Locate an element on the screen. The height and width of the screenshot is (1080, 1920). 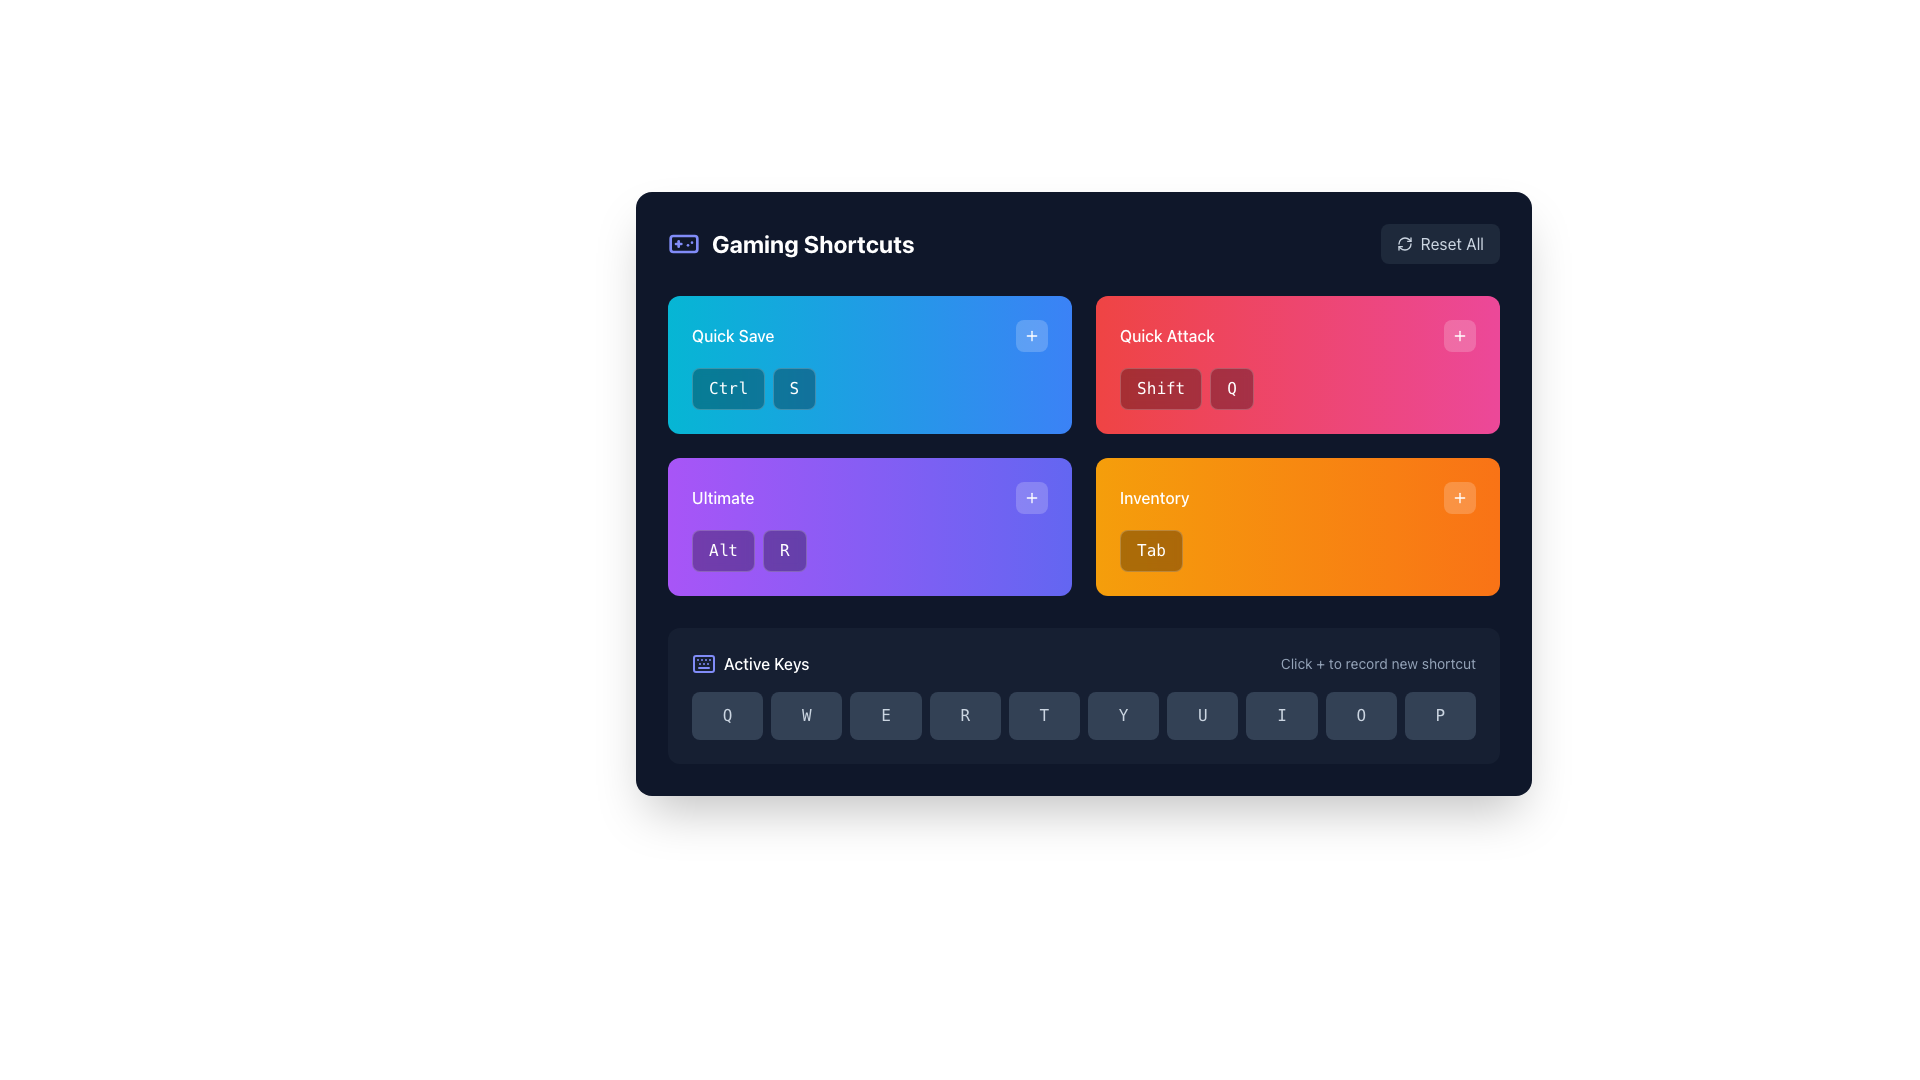
the button located in the top-right corner of the rectangular orange box labeled 'Inventory' is located at coordinates (1459, 496).